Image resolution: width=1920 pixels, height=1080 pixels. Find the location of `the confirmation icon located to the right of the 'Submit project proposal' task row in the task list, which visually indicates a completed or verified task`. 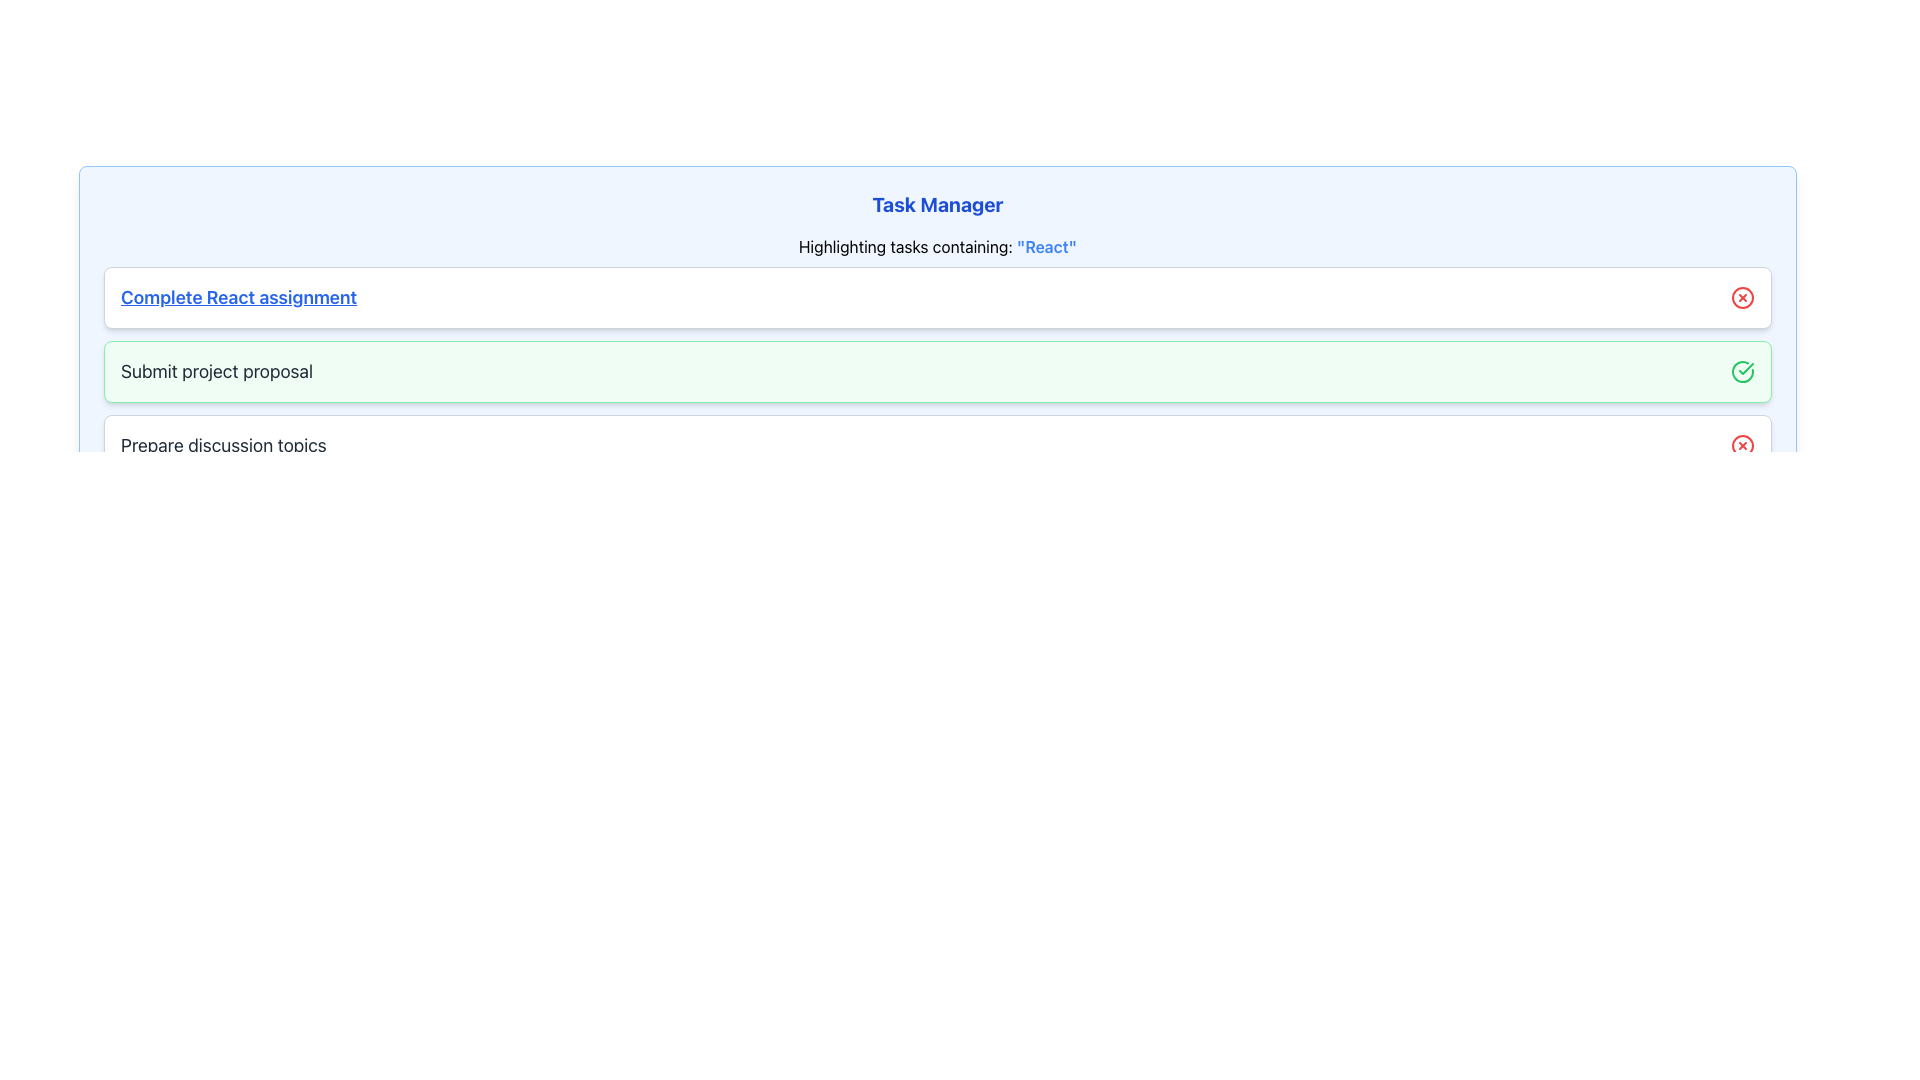

the confirmation icon located to the right of the 'Submit project proposal' task row in the task list, which visually indicates a completed or verified task is located at coordinates (1741, 371).